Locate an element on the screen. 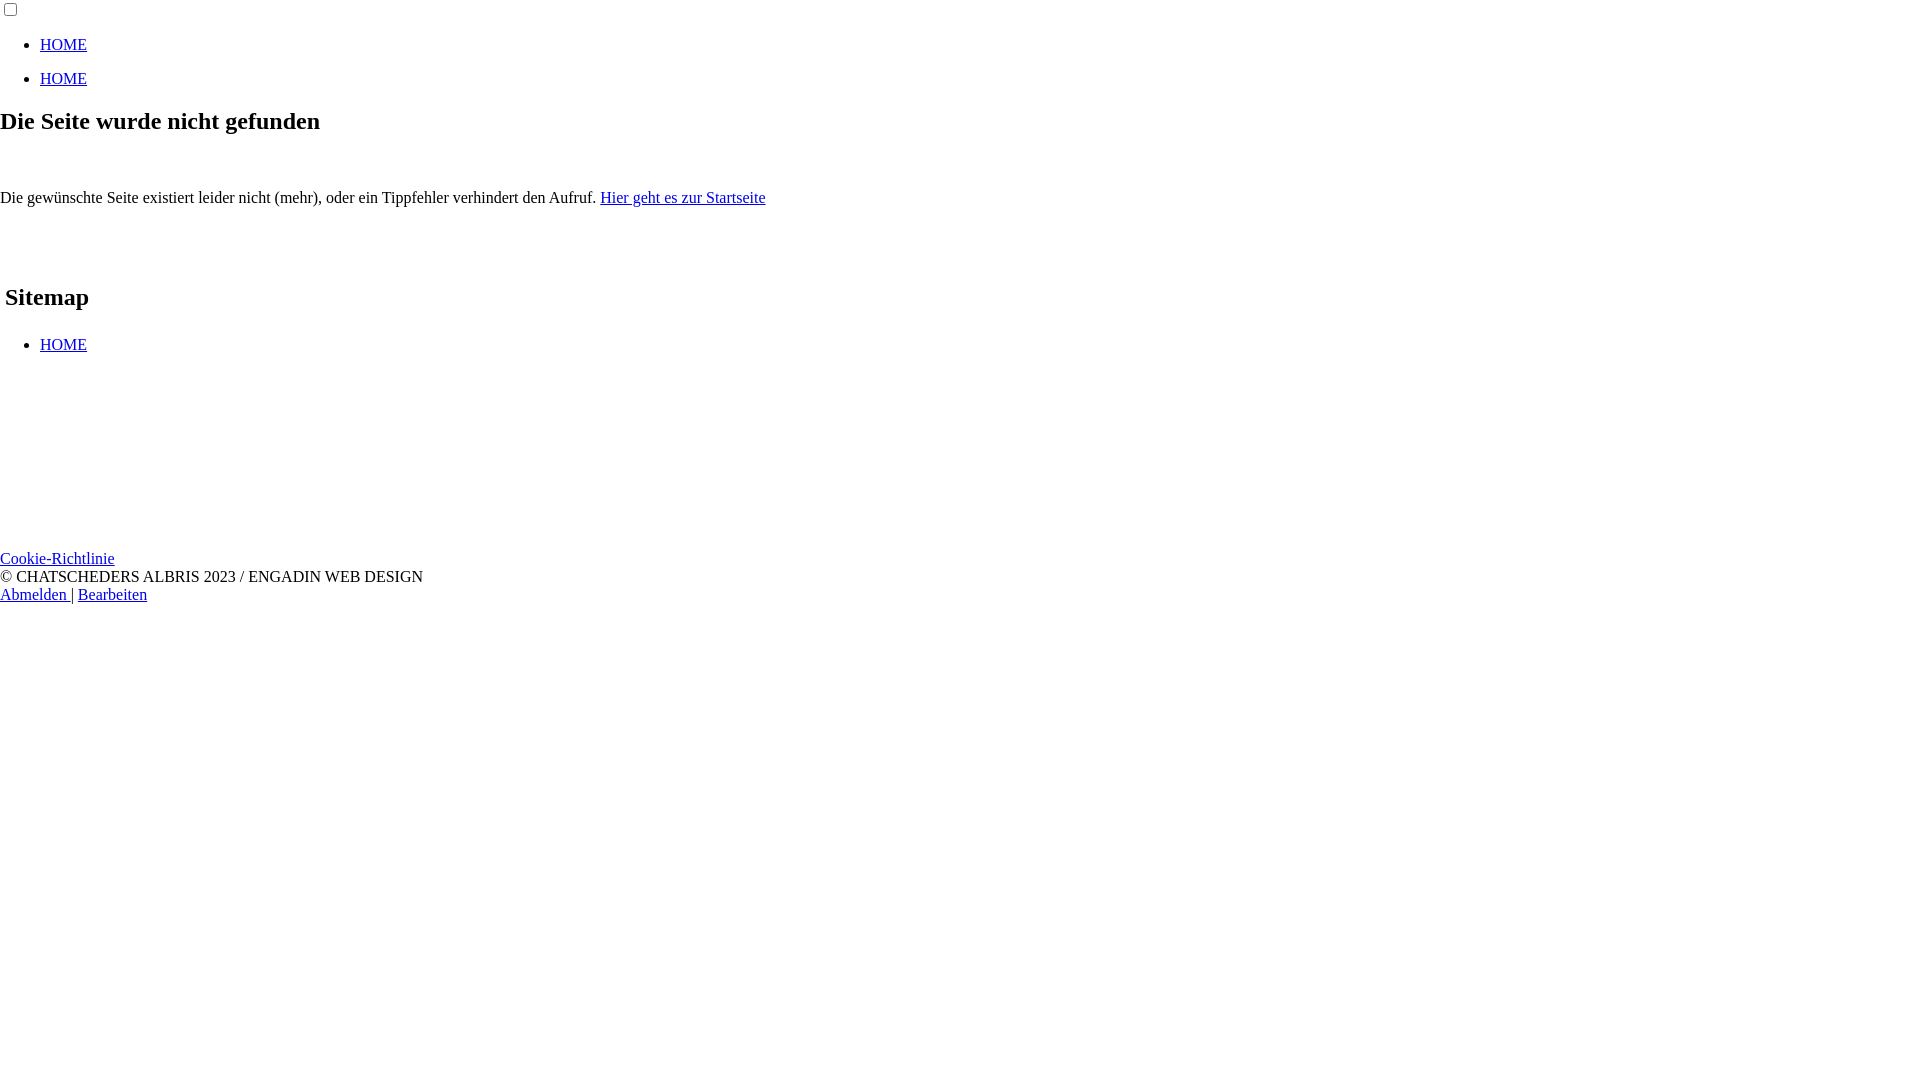  'Abmelden' is located at coordinates (35, 593).